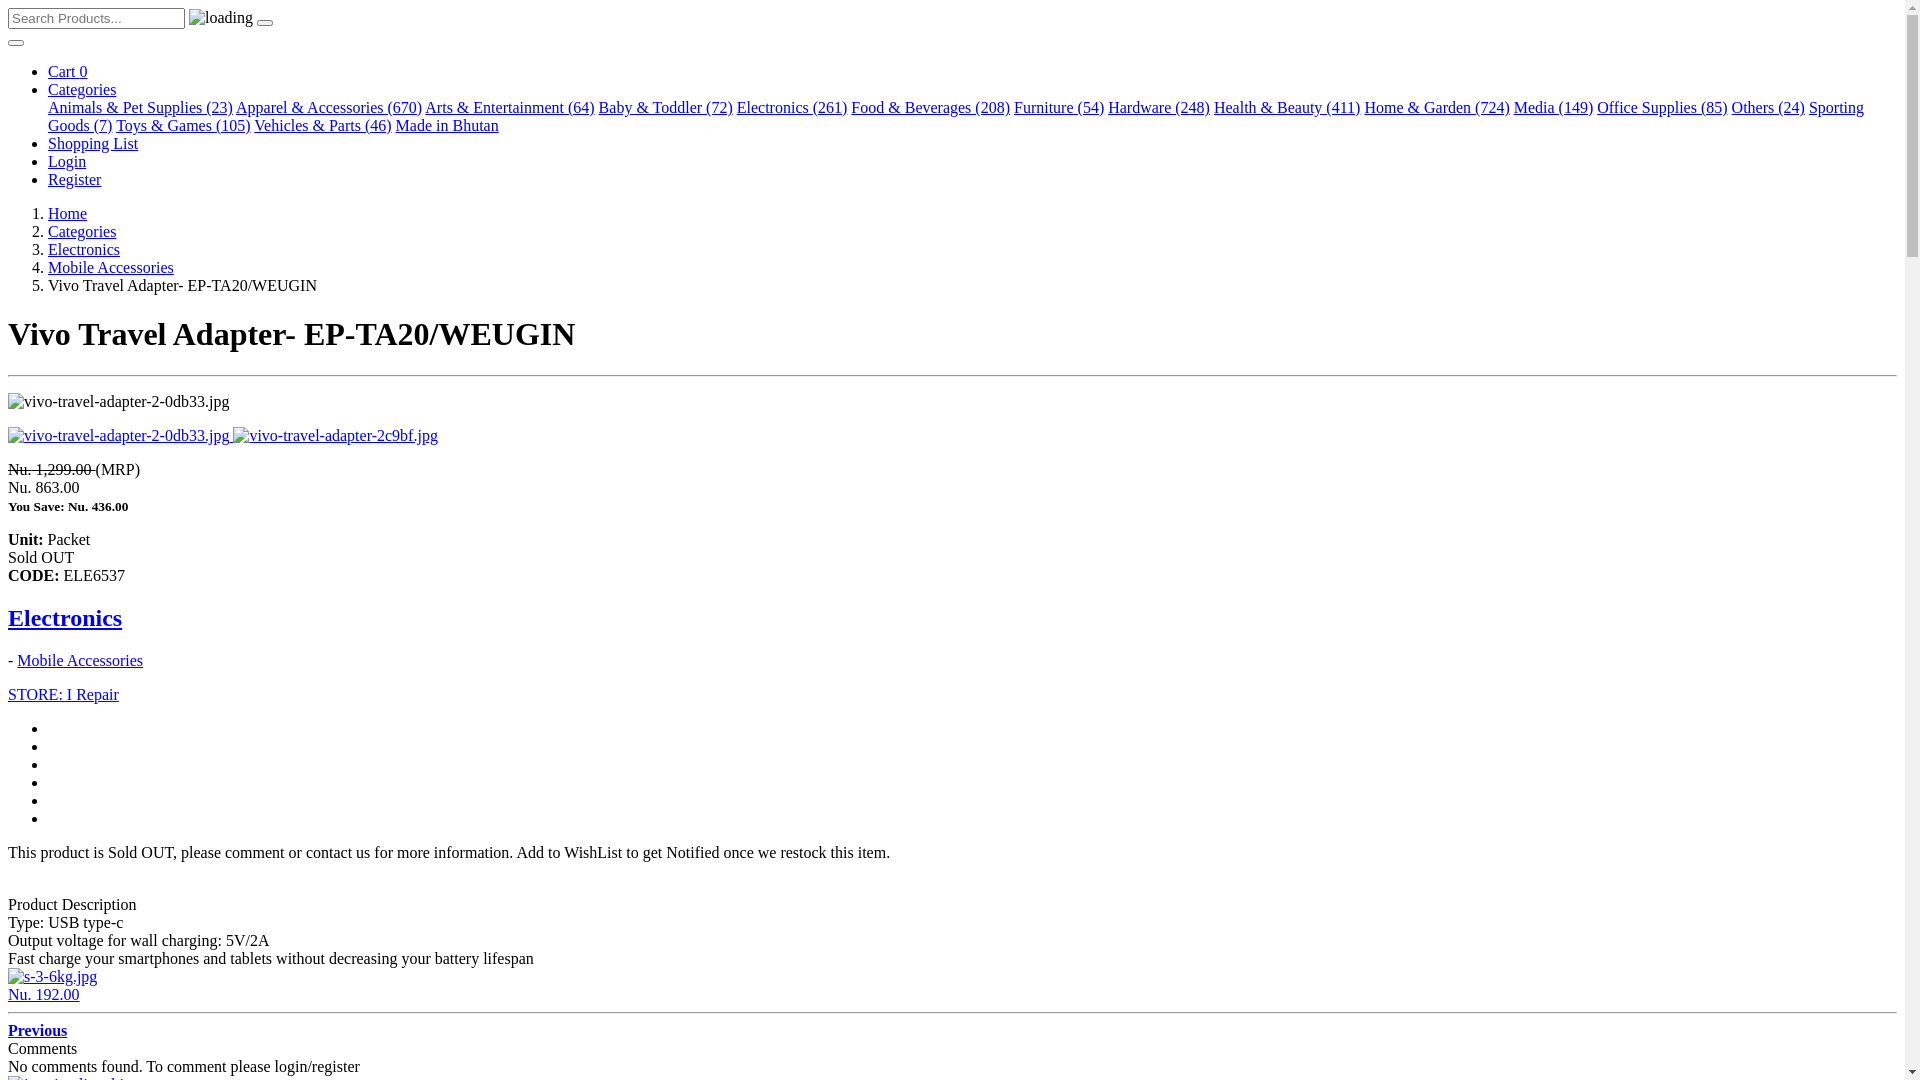 Image resolution: width=1920 pixels, height=1080 pixels. Describe the element at coordinates (929, 107) in the screenshot. I see `'Food & Beverages (208)'` at that location.